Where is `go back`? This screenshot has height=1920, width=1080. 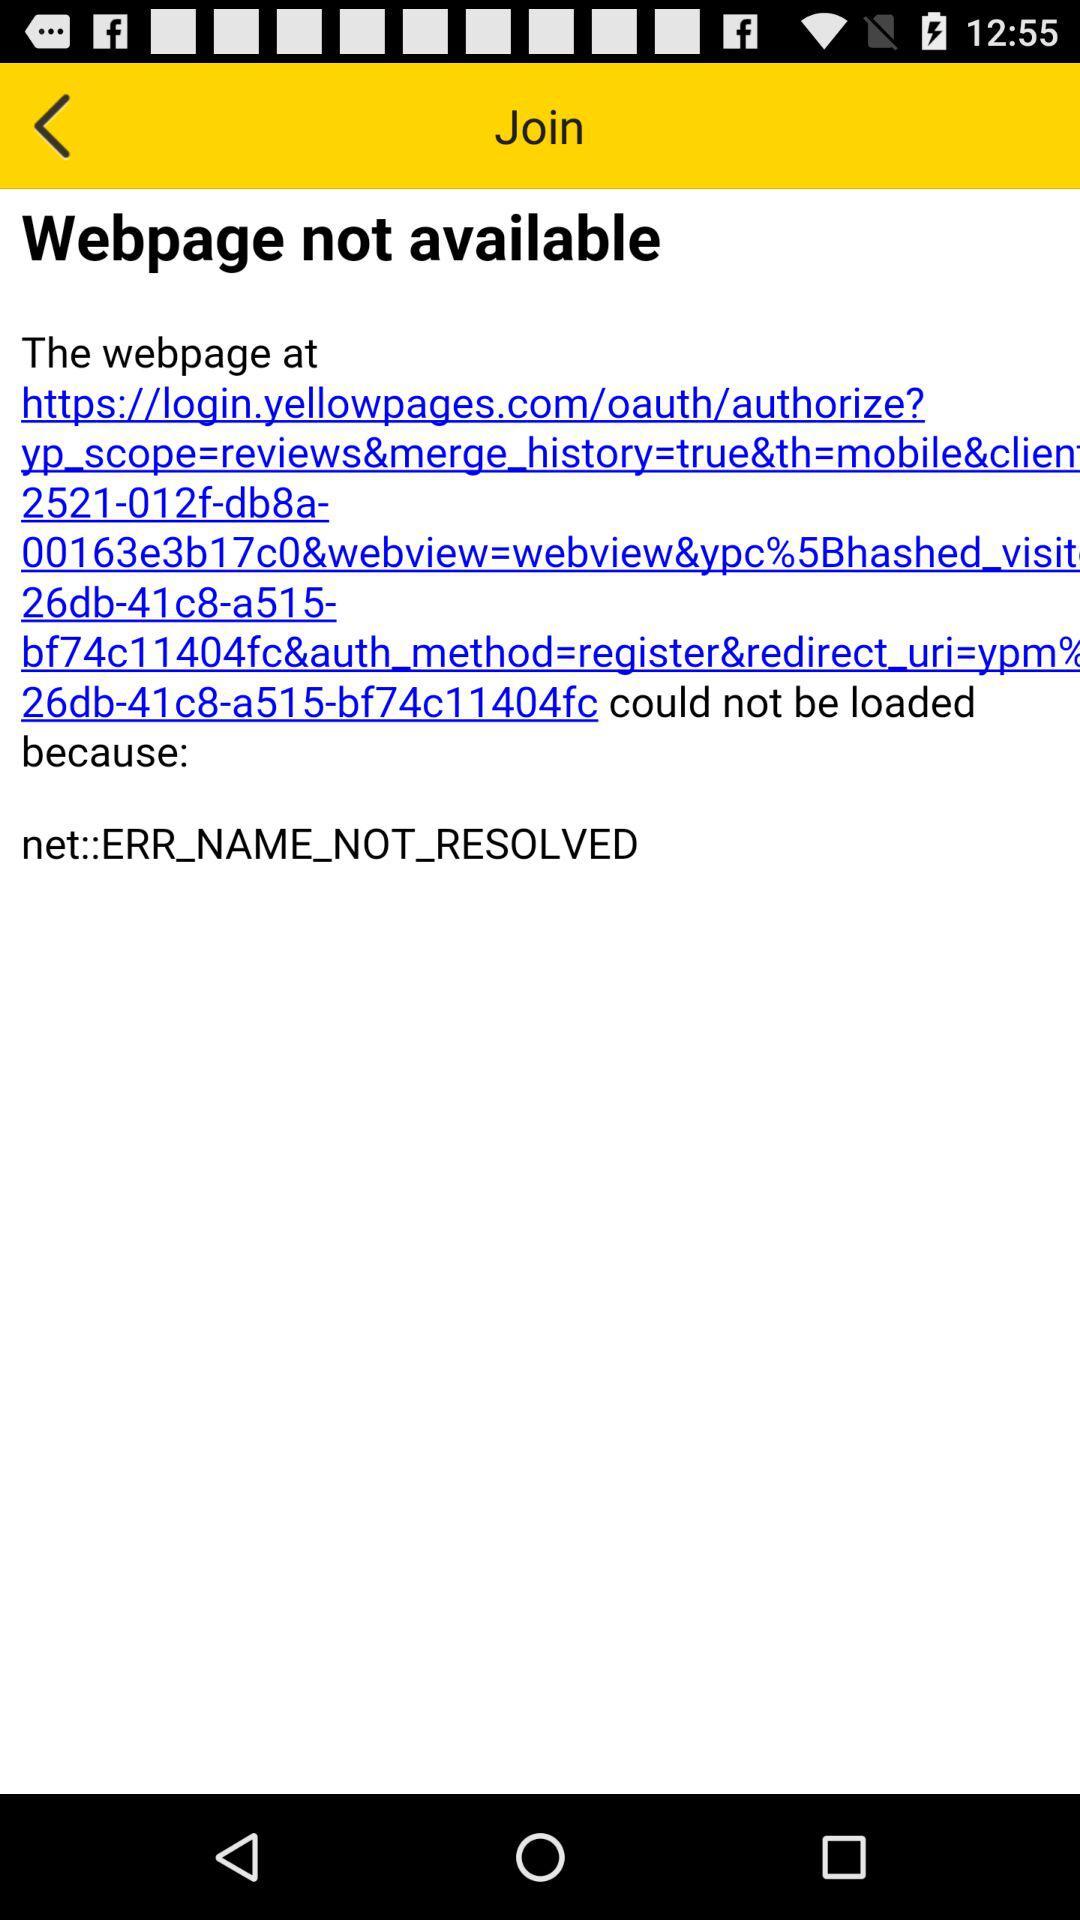
go back is located at coordinates (53, 124).